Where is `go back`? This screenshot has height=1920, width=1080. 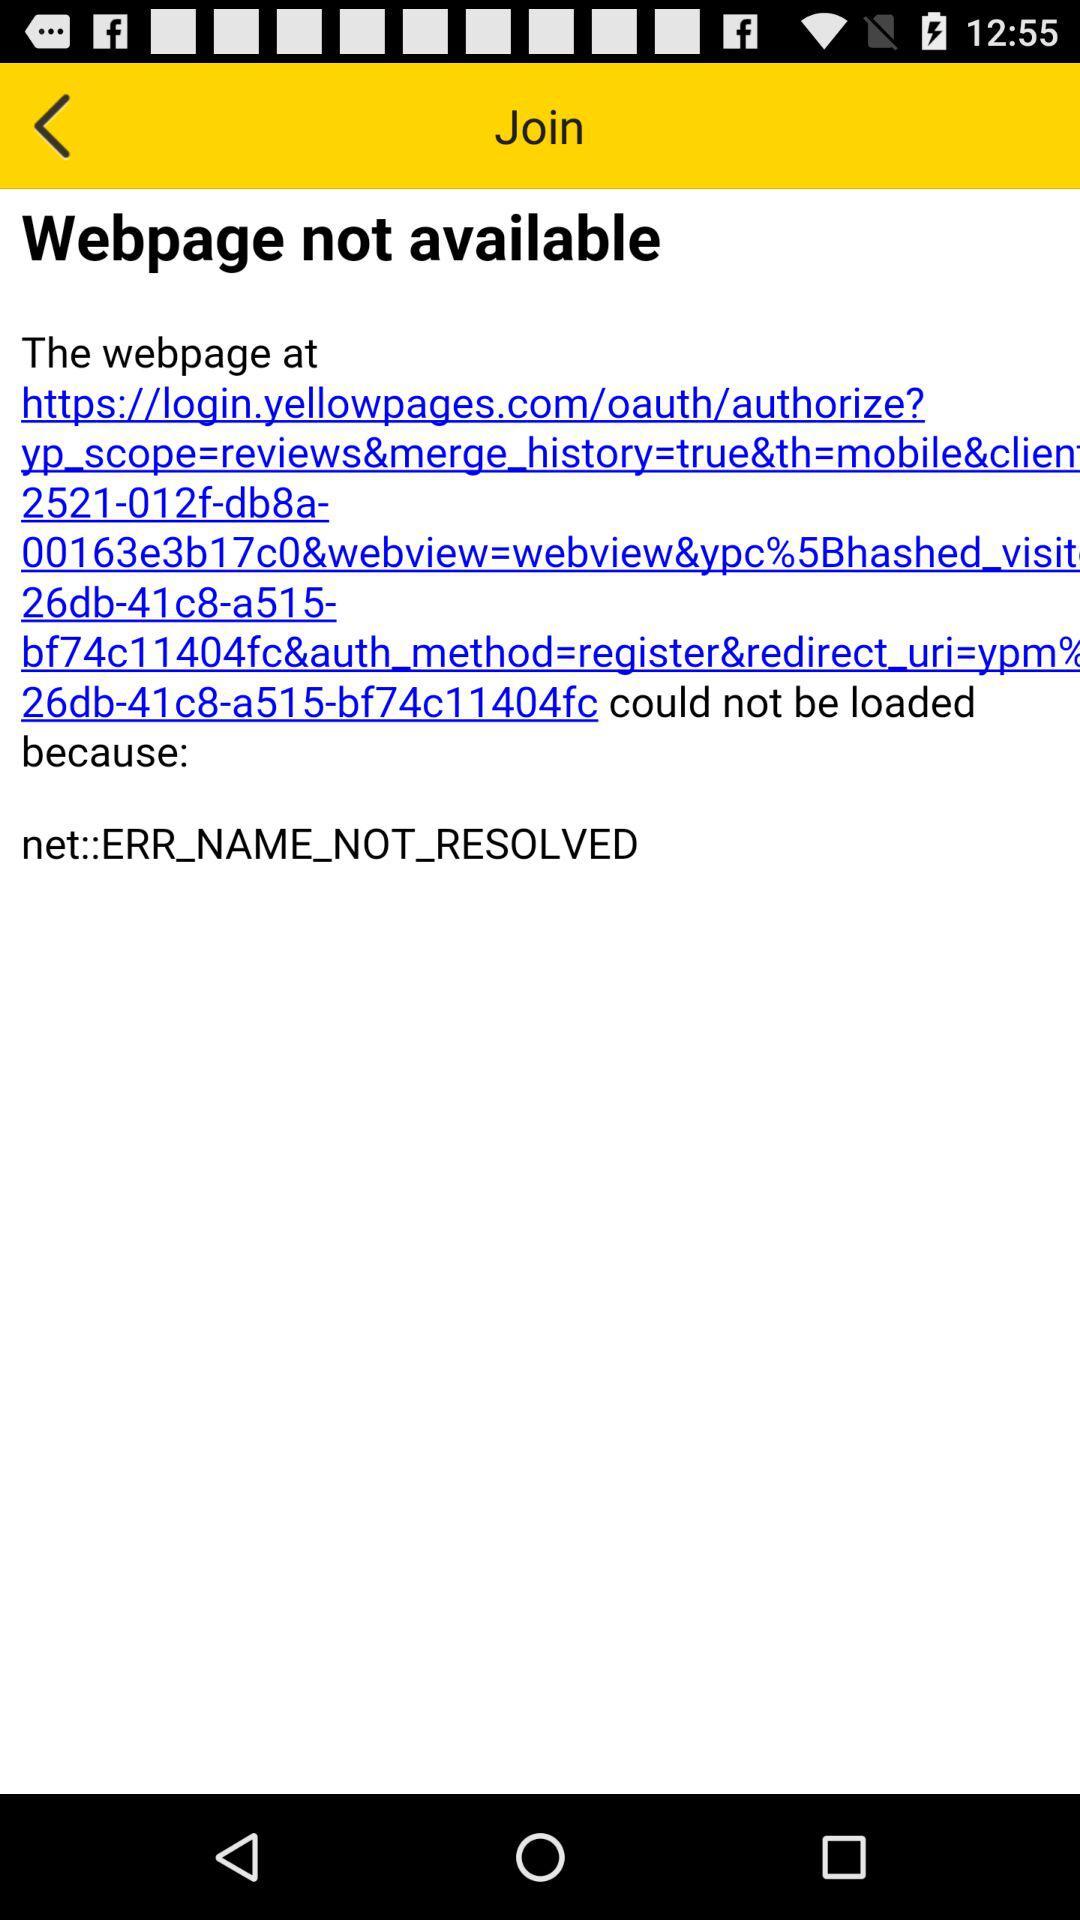
go back is located at coordinates (53, 124).